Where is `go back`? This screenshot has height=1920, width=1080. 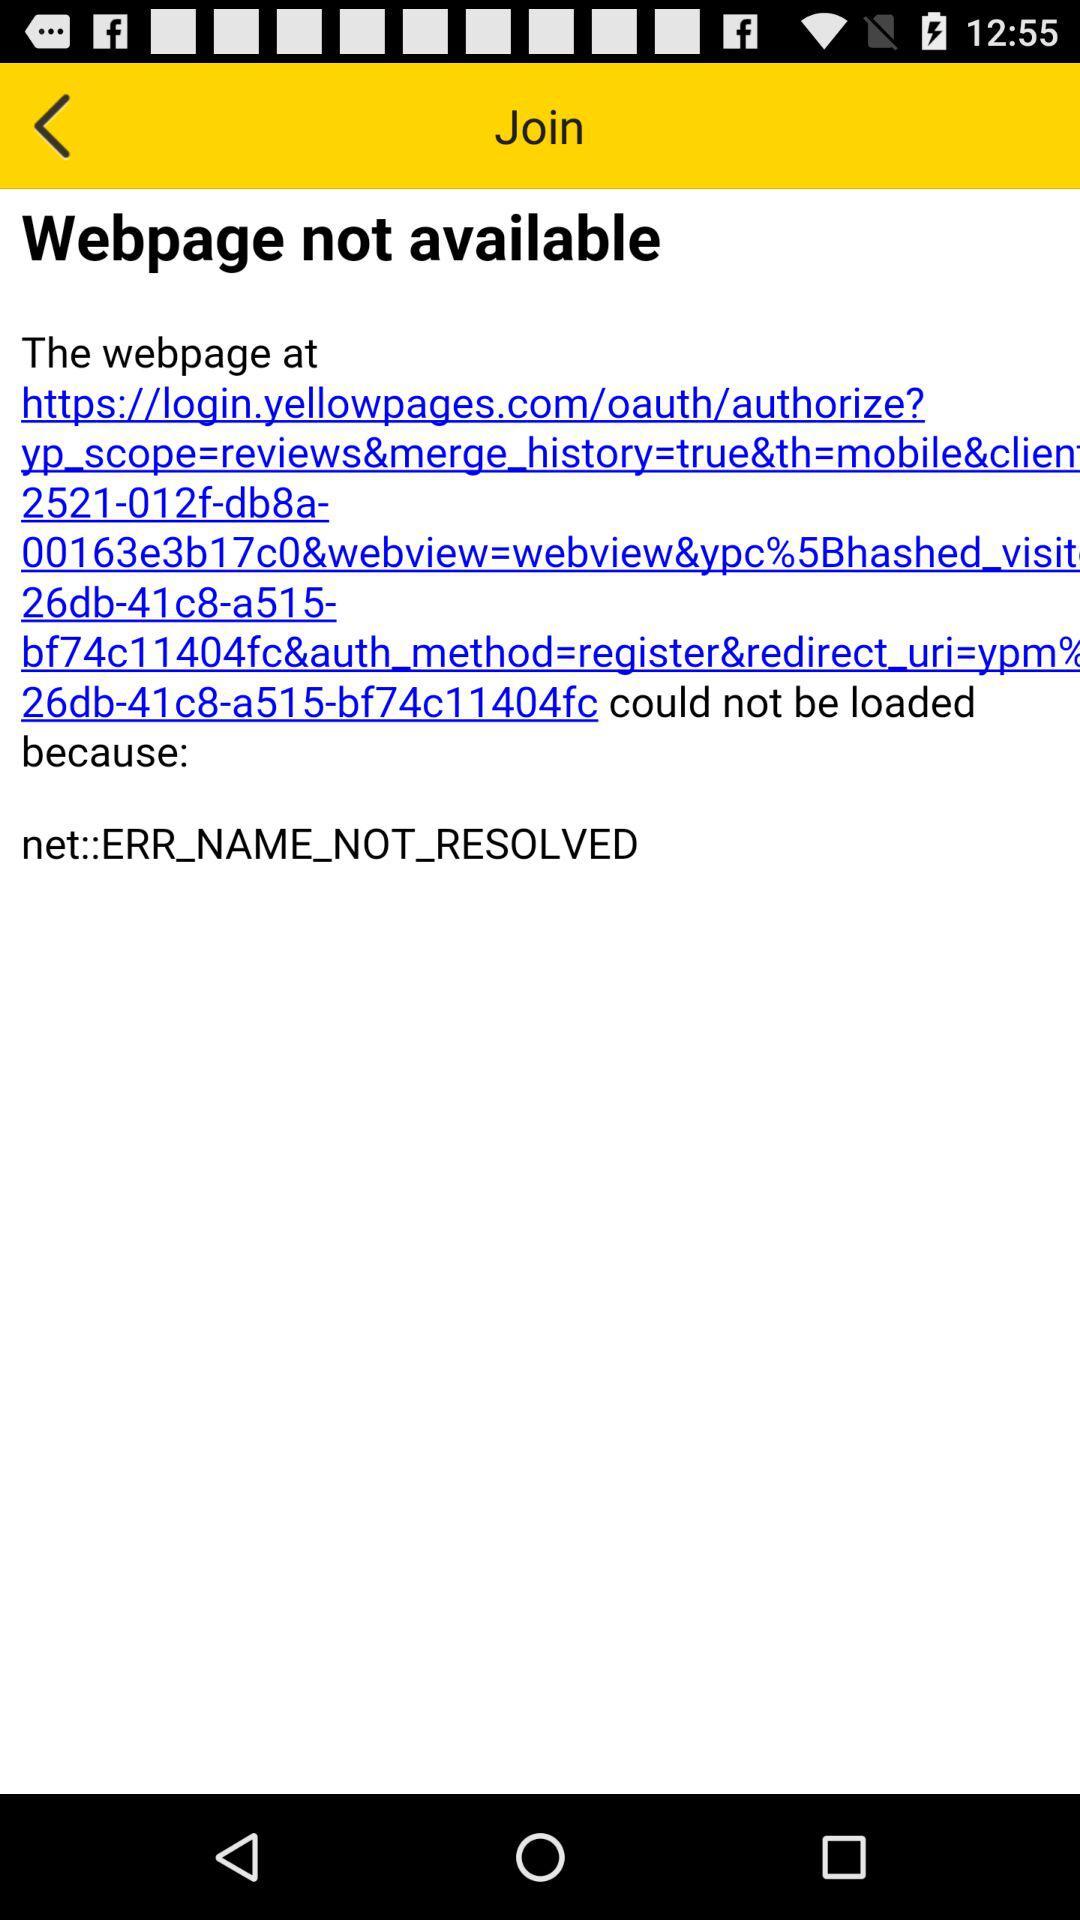
go back is located at coordinates (53, 124).